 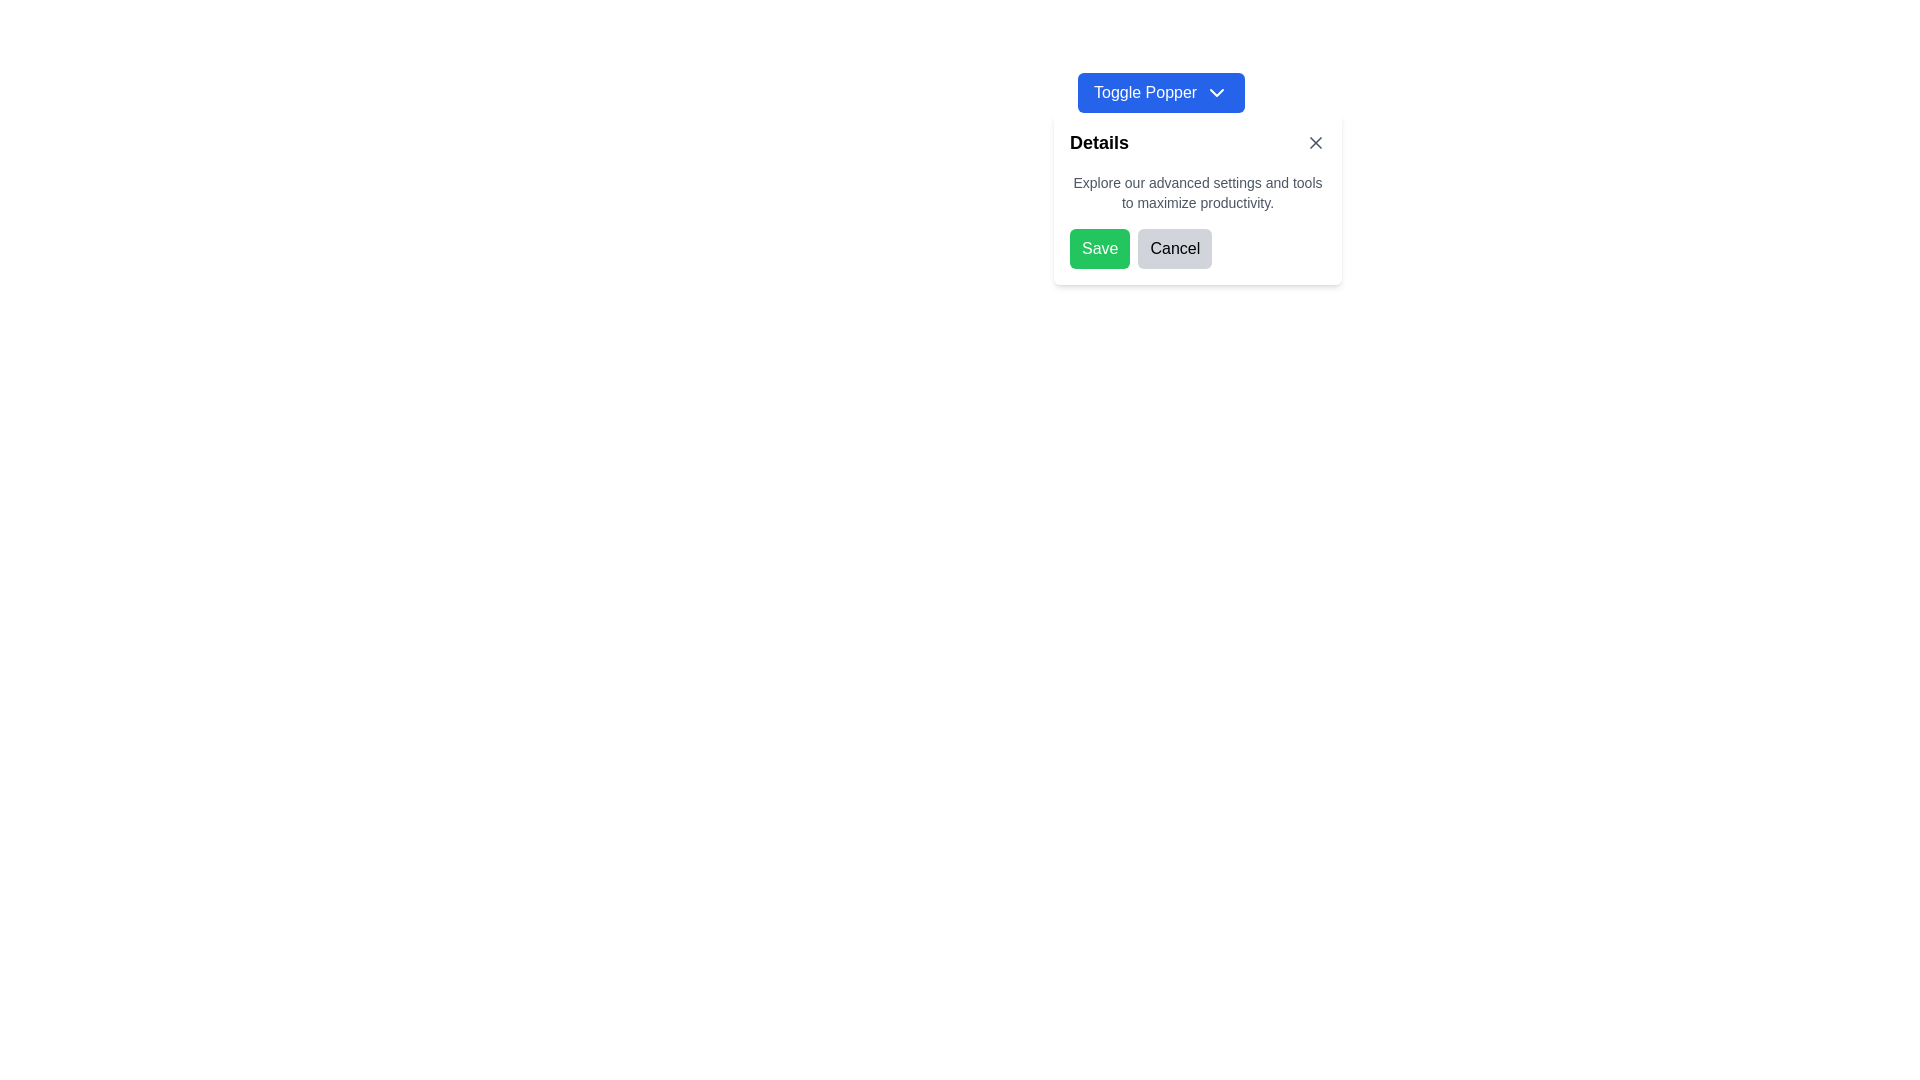 What do you see at coordinates (1198, 192) in the screenshot?
I see `the text label that contains the content 'Explore our advanced settings and tools to maximize productivity.' which is styled in light gray font and positioned below the 'Details' header` at bounding box center [1198, 192].